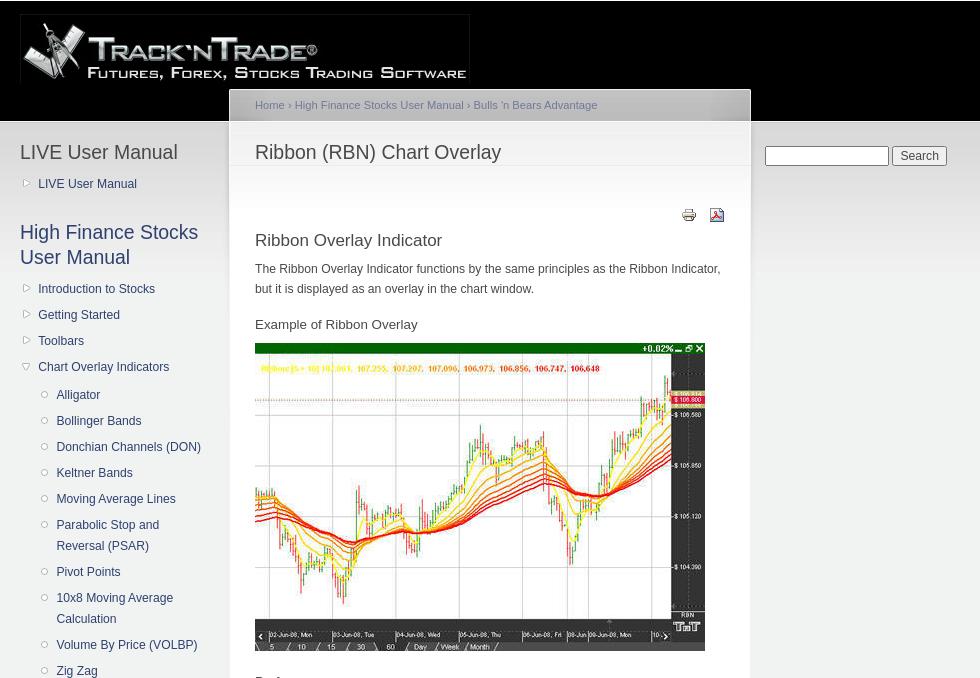  I want to click on 'Moving Average Lines', so click(115, 498).